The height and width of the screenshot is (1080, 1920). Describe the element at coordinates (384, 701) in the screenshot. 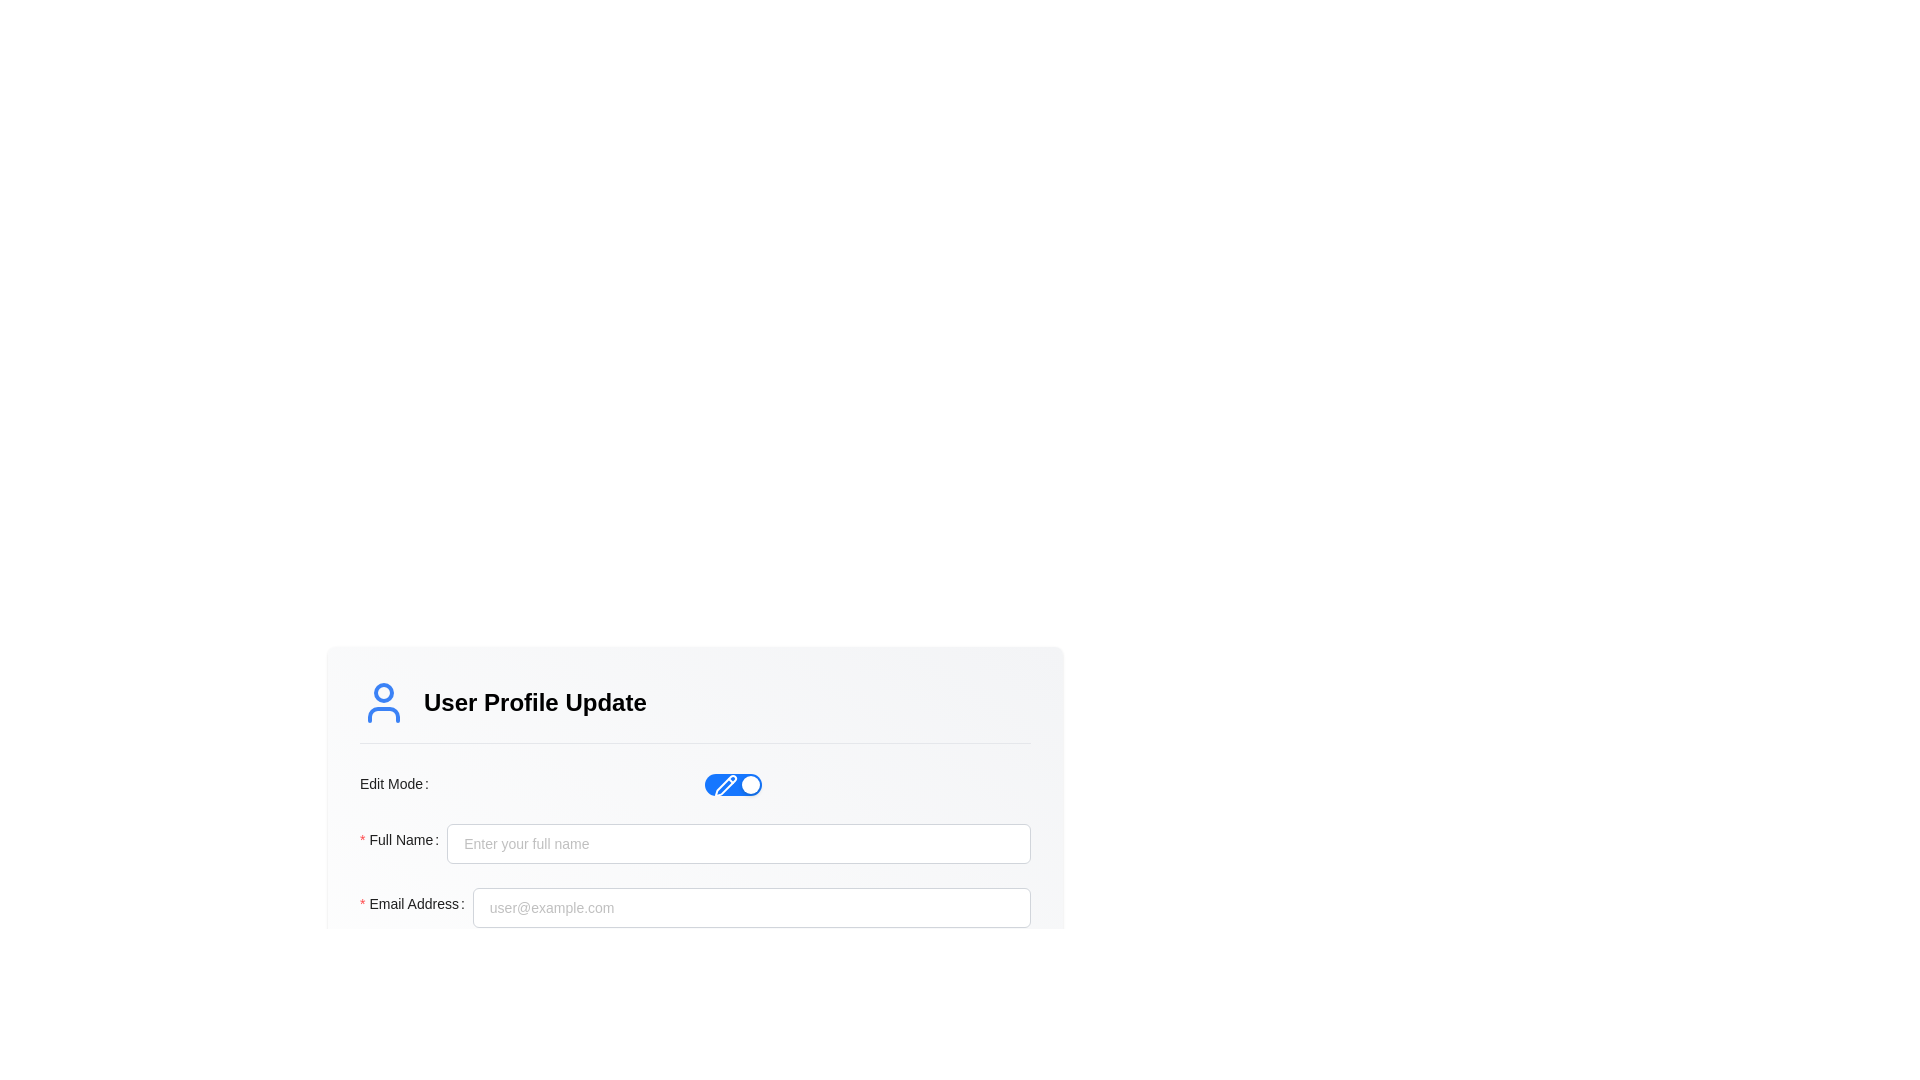

I see `the decorative icon representing the 'User Profile Update' feature, located to the left of the 'User Profile Update' text in the header segment` at that location.